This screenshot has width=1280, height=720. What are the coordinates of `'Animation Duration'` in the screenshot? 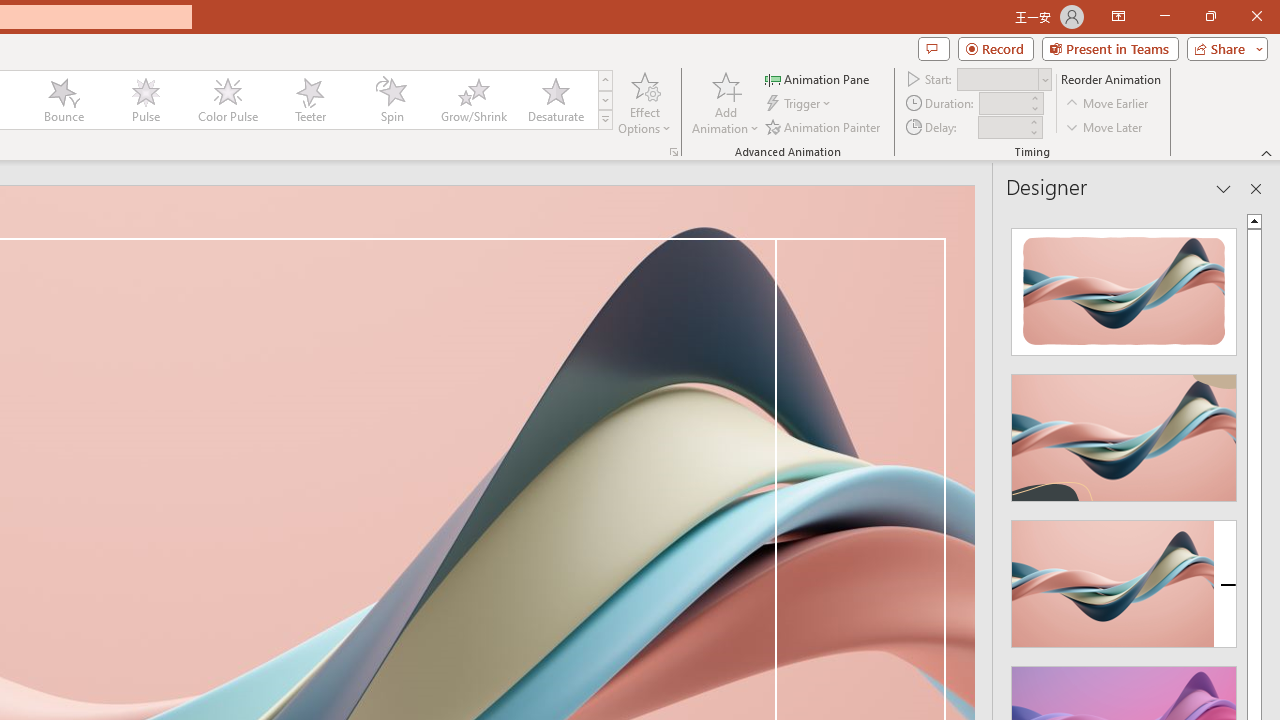 It's located at (1003, 103).